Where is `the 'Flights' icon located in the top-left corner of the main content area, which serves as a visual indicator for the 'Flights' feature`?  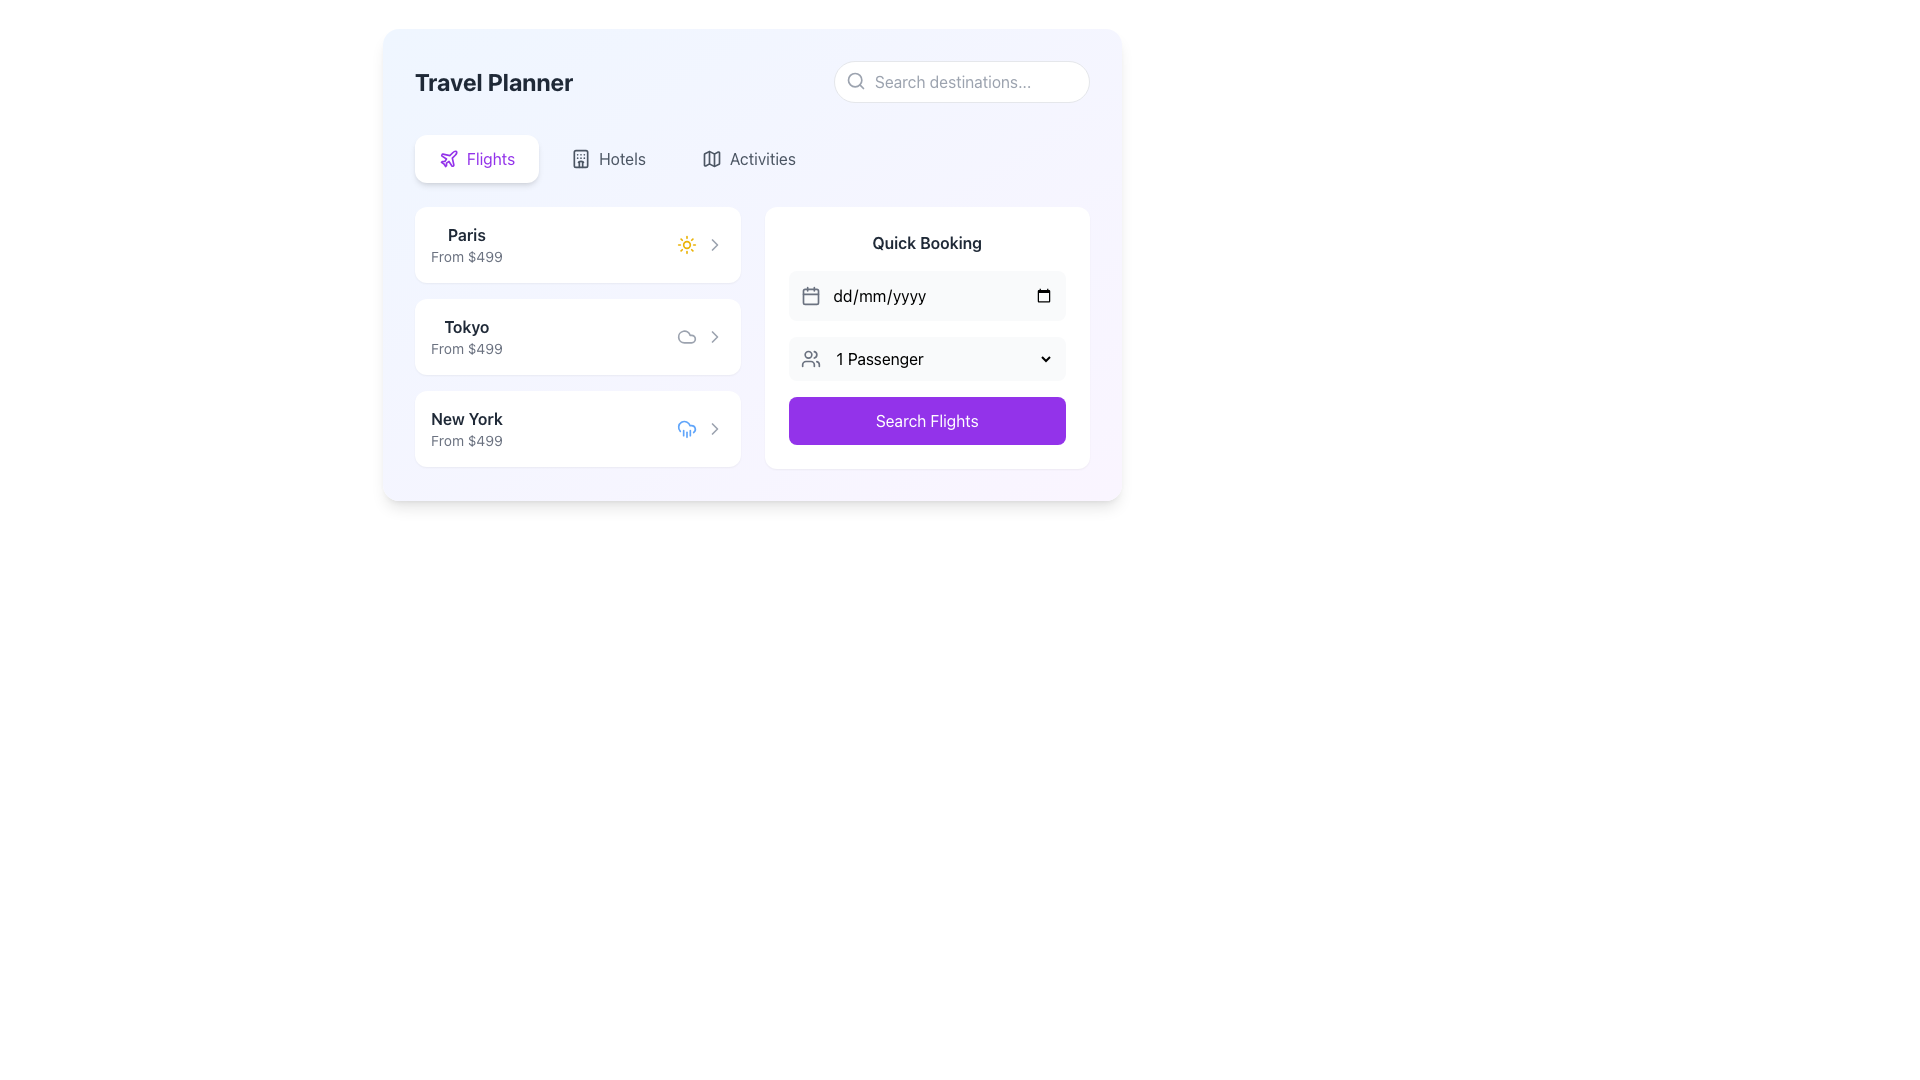 the 'Flights' icon located in the top-left corner of the main content area, which serves as a visual indicator for the 'Flights' feature is located at coordinates (448, 157).